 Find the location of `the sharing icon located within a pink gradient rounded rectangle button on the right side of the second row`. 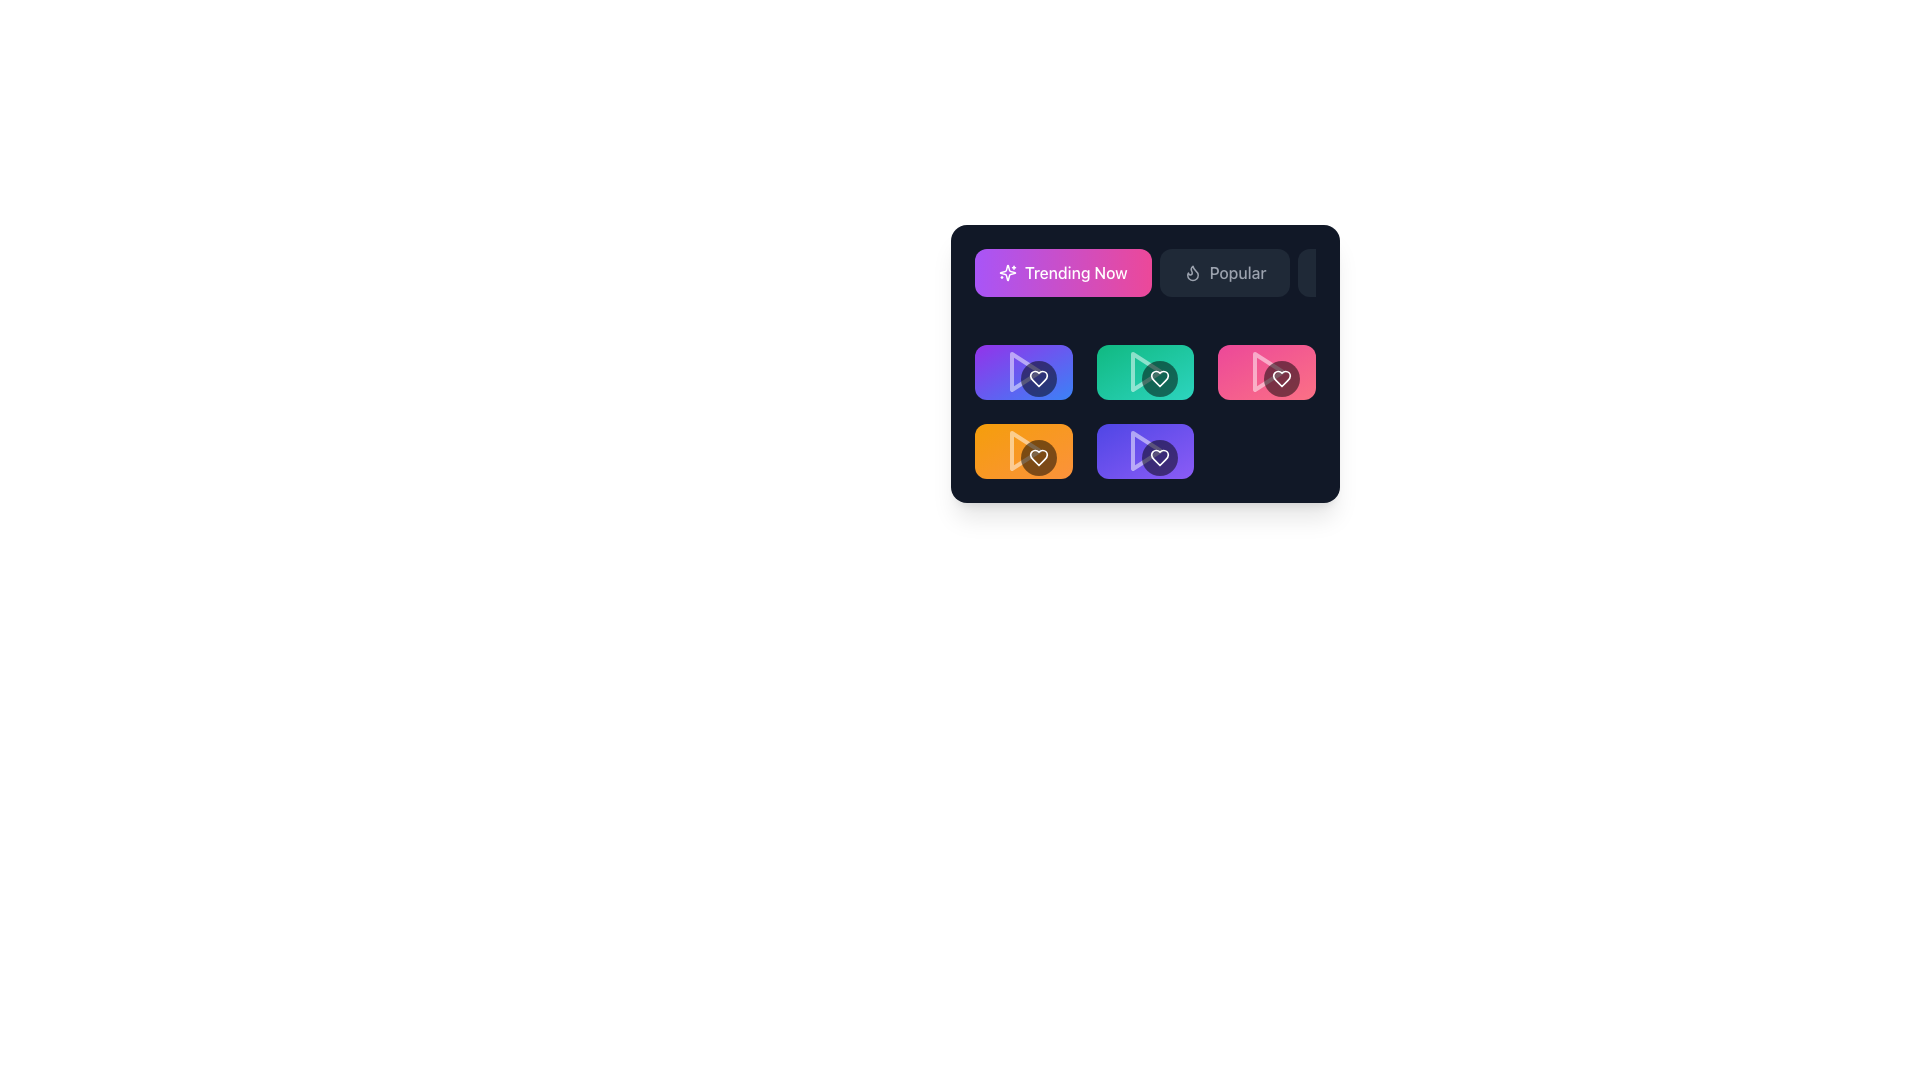

the sharing icon located within a pink gradient rounded rectangle button on the right side of the second row is located at coordinates (1245, 363).